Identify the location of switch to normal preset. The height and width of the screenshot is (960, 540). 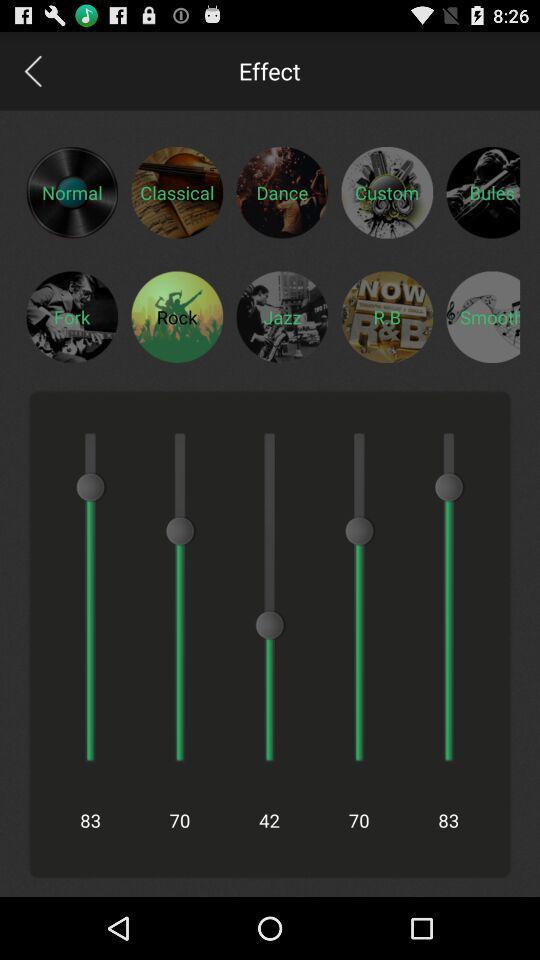
(71, 192).